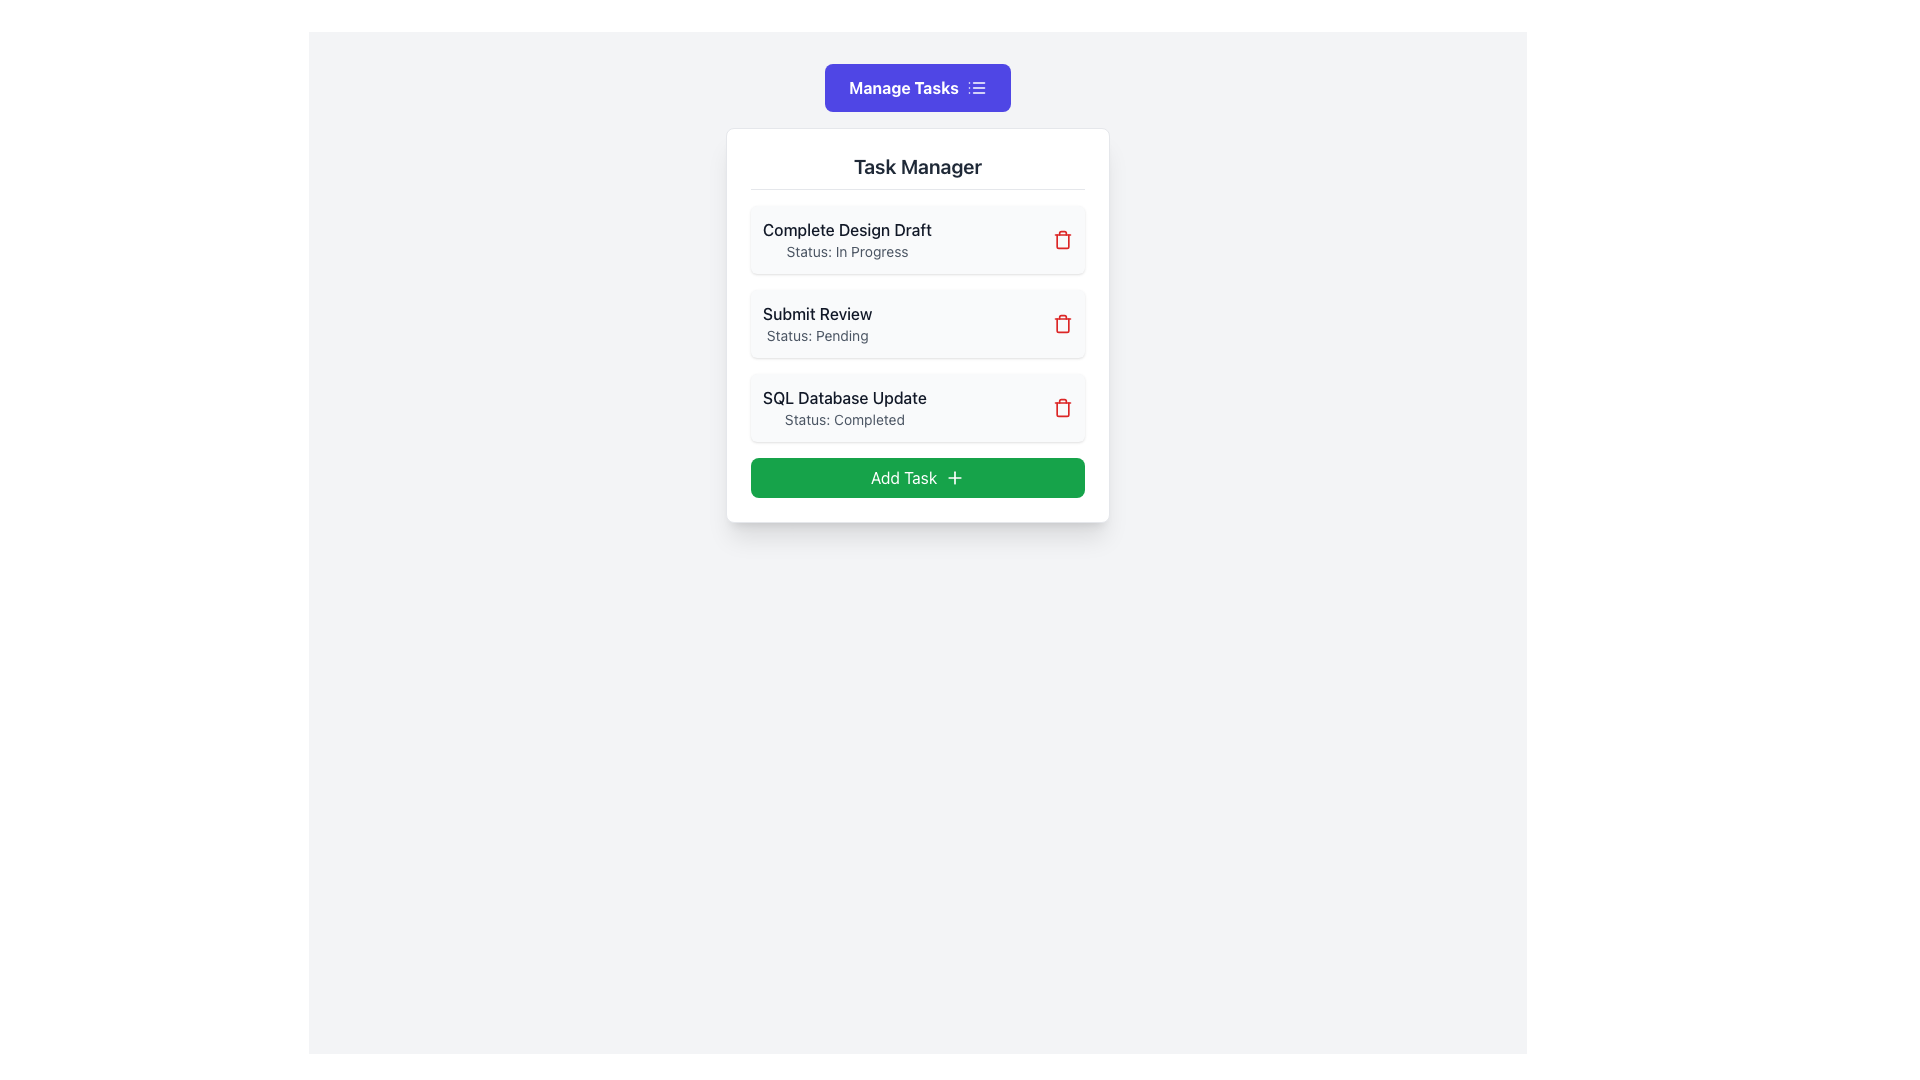 This screenshot has height=1080, width=1920. Describe the element at coordinates (817, 323) in the screenshot. I see `the 'Submit Review' text display element, which shows 'Status: Pending' below it, located in the 'Task Manager' card layout` at that location.